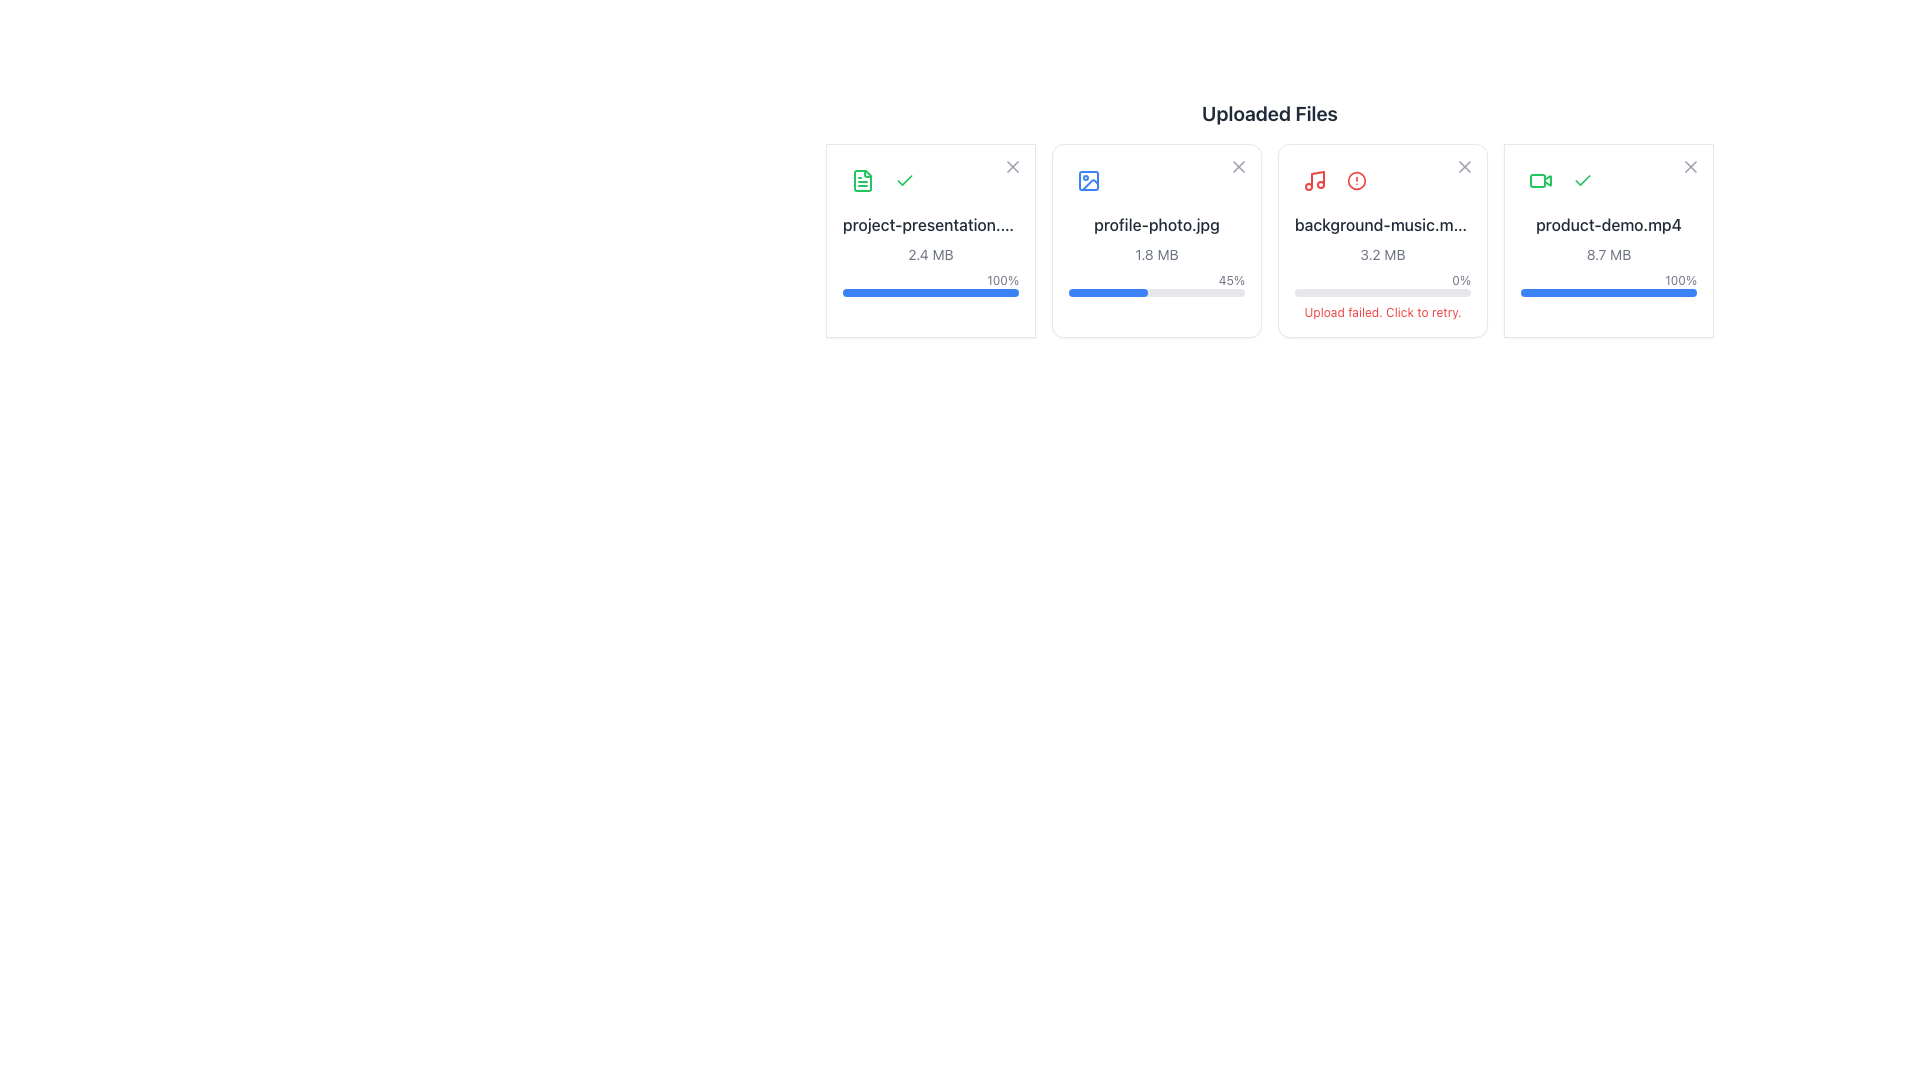 Image resolution: width=1920 pixels, height=1080 pixels. Describe the element at coordinates (1464, 168) in the screenshot. I see `the 'X' button at the top-right corner of the file preview card labeled 'background-music.mp3'` at that location.